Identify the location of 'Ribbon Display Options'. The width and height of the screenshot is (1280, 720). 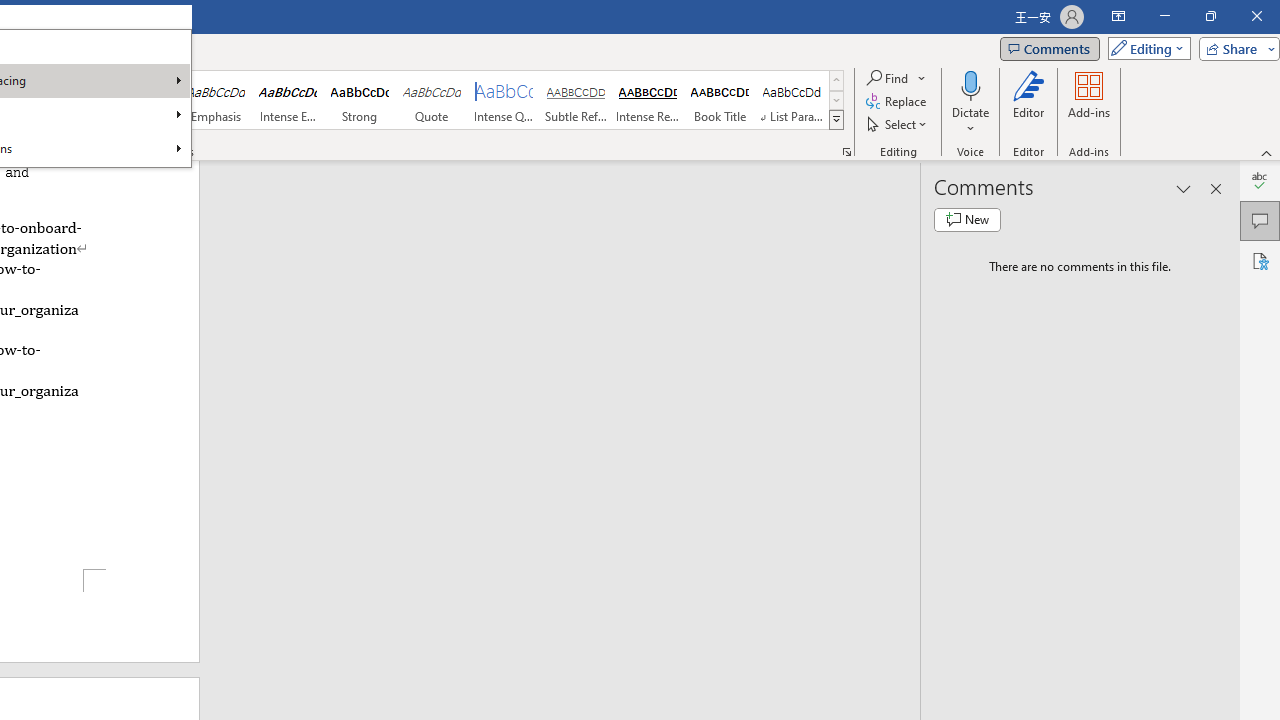
(1117, 16).